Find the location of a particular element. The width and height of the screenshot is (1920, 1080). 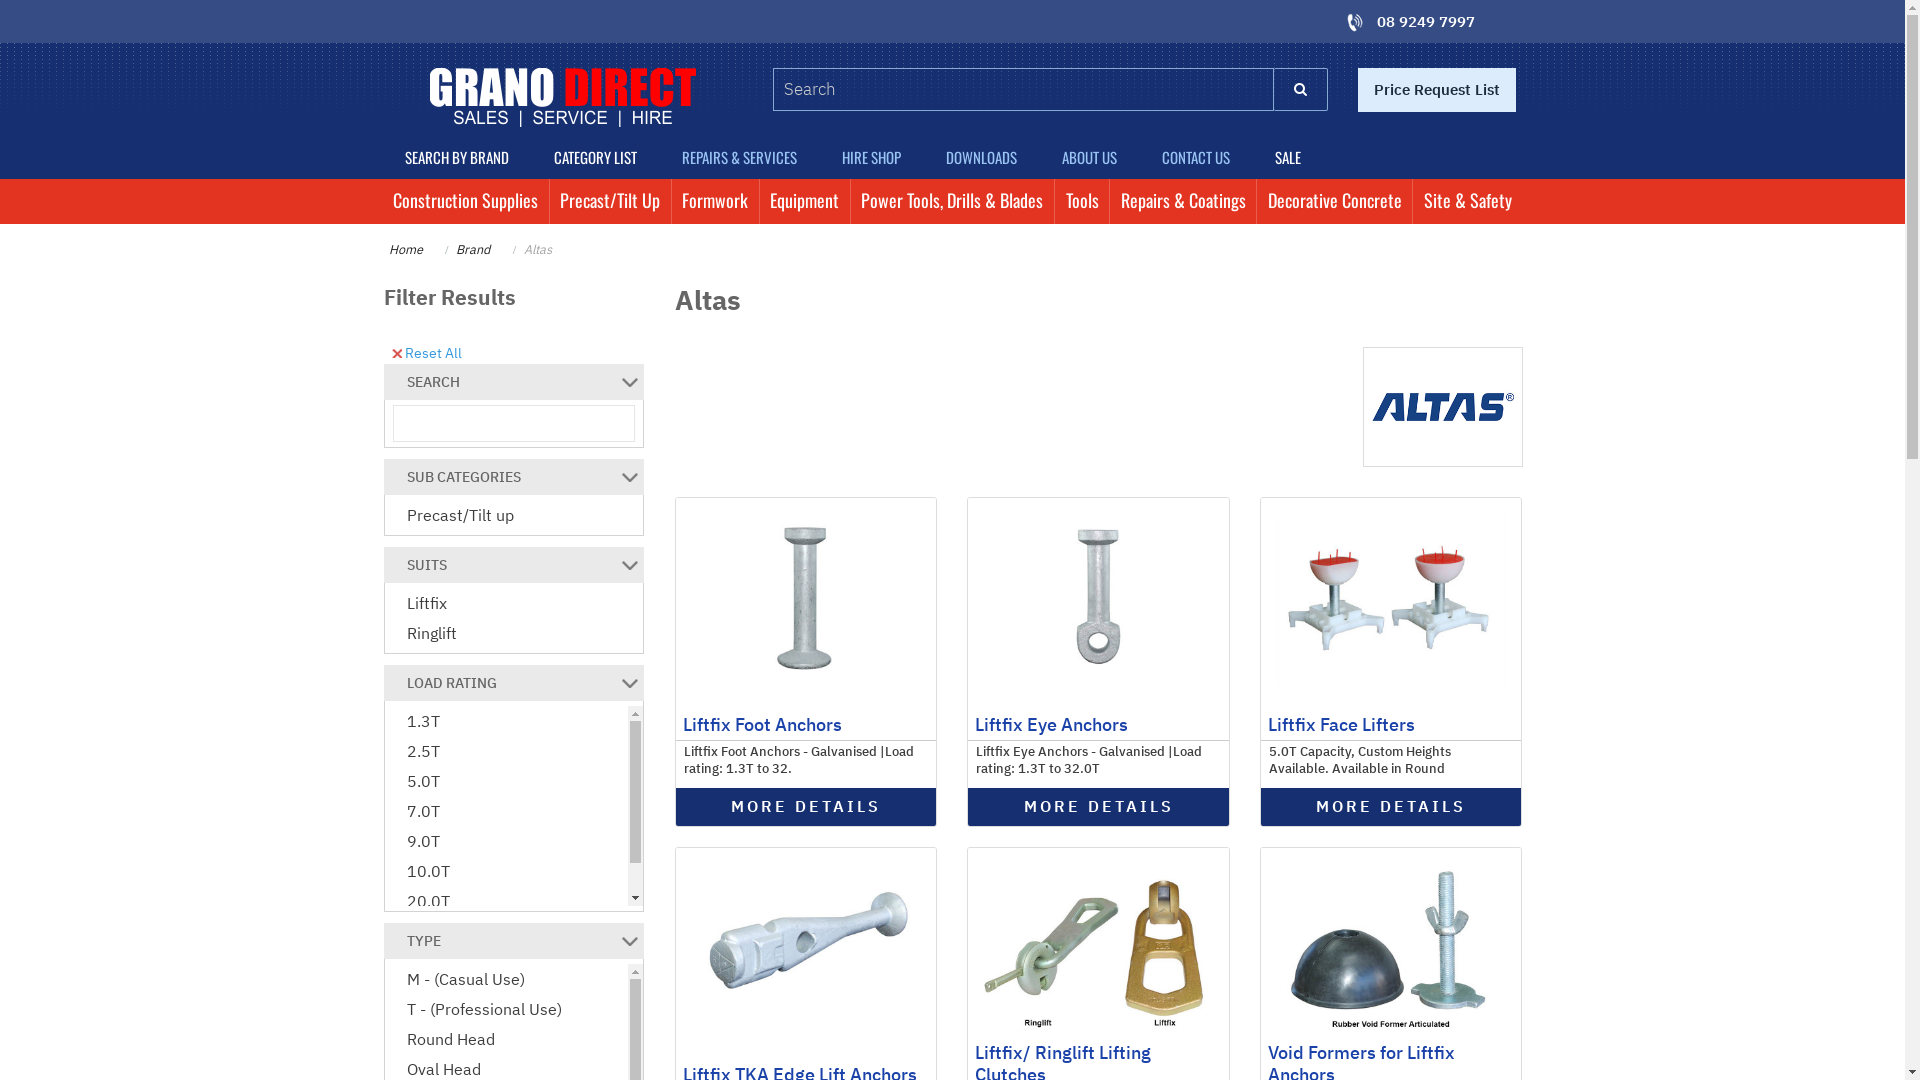

'Grano Direct' is located at coordinates (561, 97).